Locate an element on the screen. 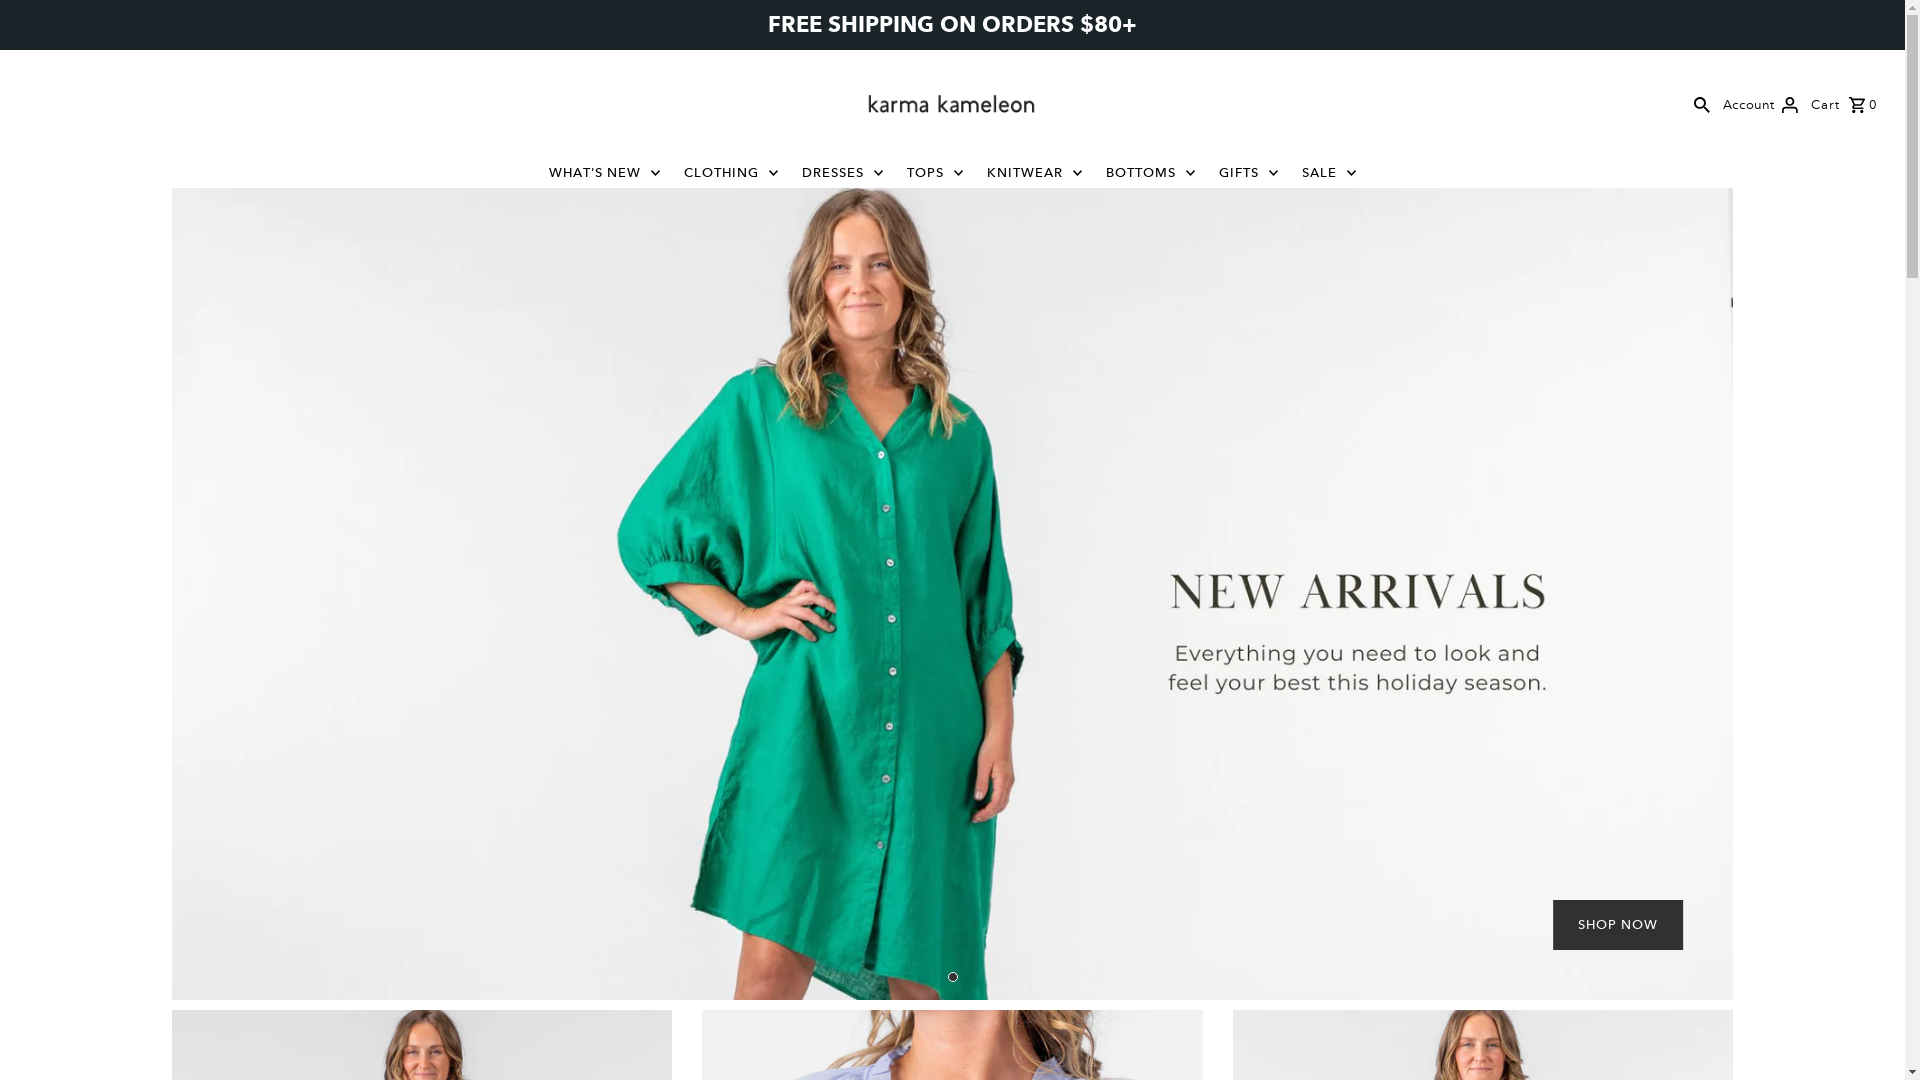 This screenshot has width=1920, height=1080. 'SALE' is located at coordinates (1291, 172).